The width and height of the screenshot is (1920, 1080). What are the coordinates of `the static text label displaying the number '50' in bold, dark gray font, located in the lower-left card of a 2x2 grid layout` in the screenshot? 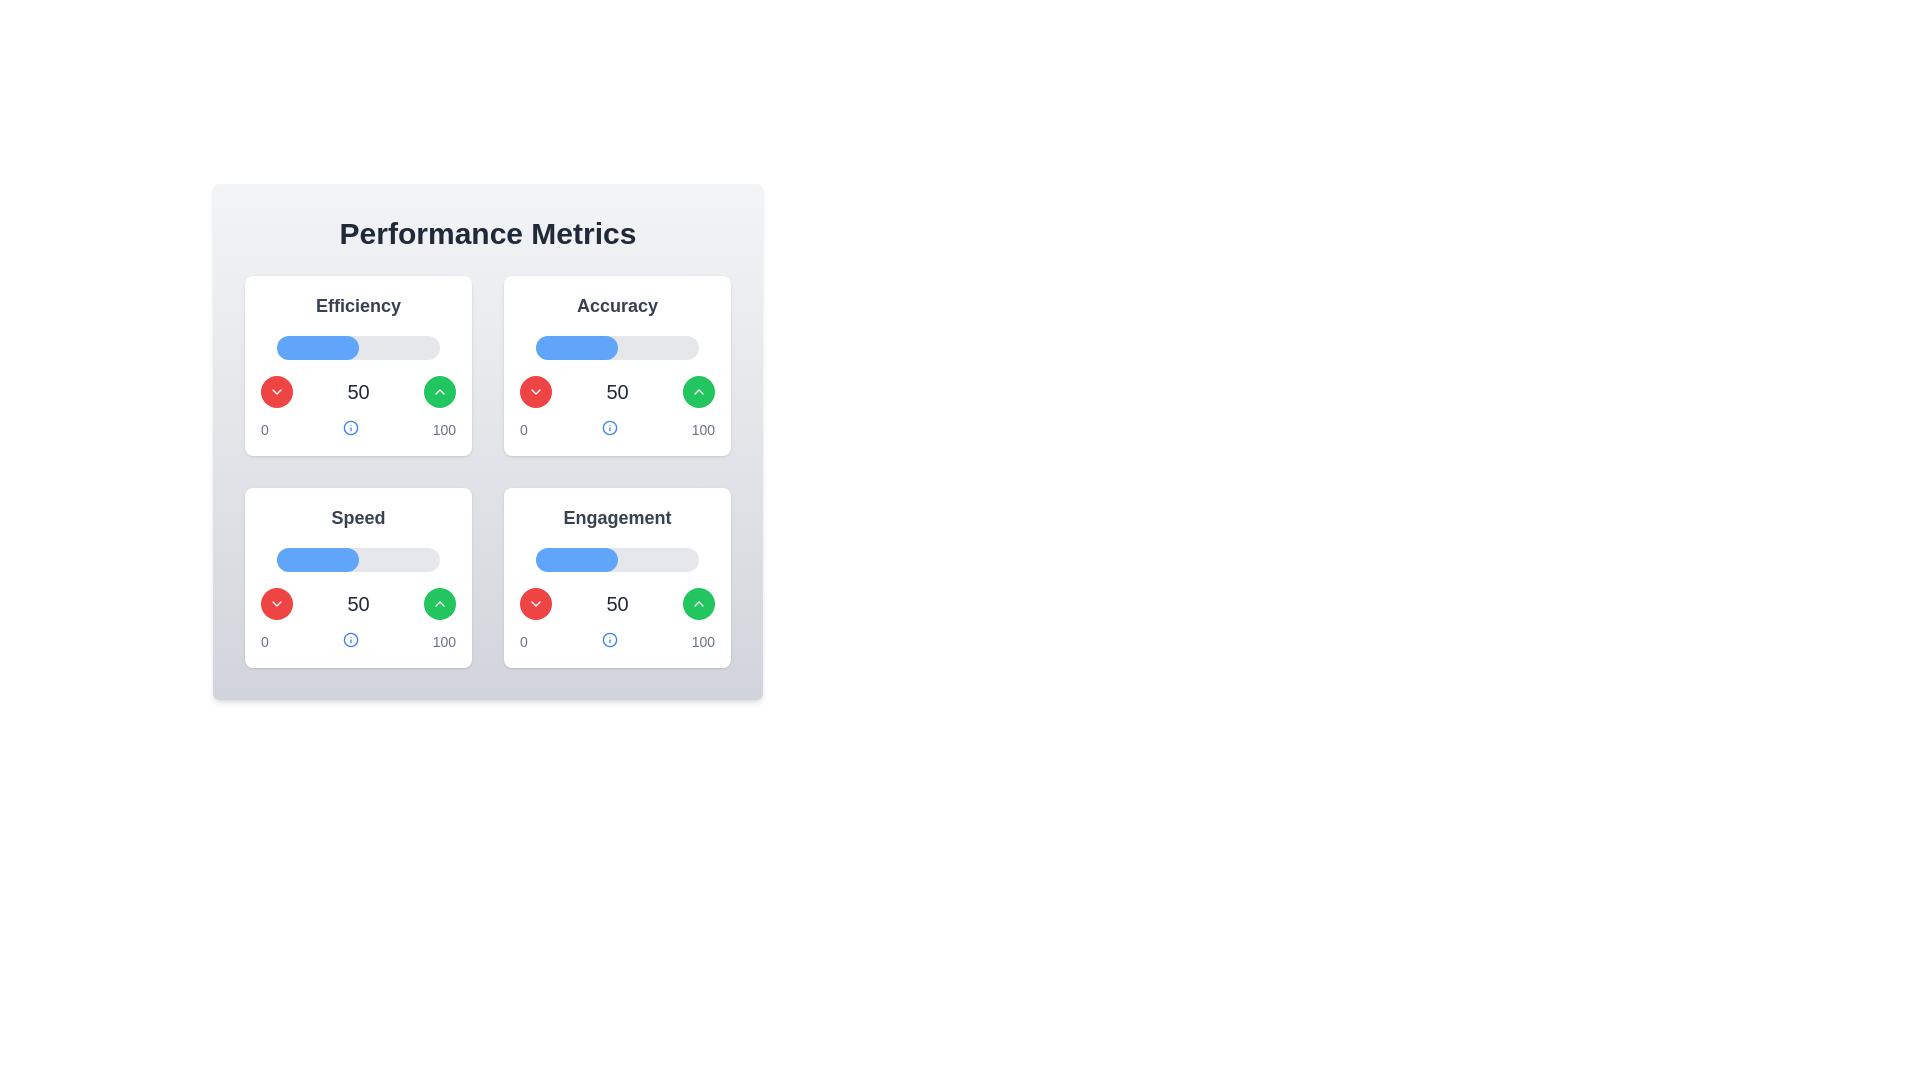 It's located at (358, 603).